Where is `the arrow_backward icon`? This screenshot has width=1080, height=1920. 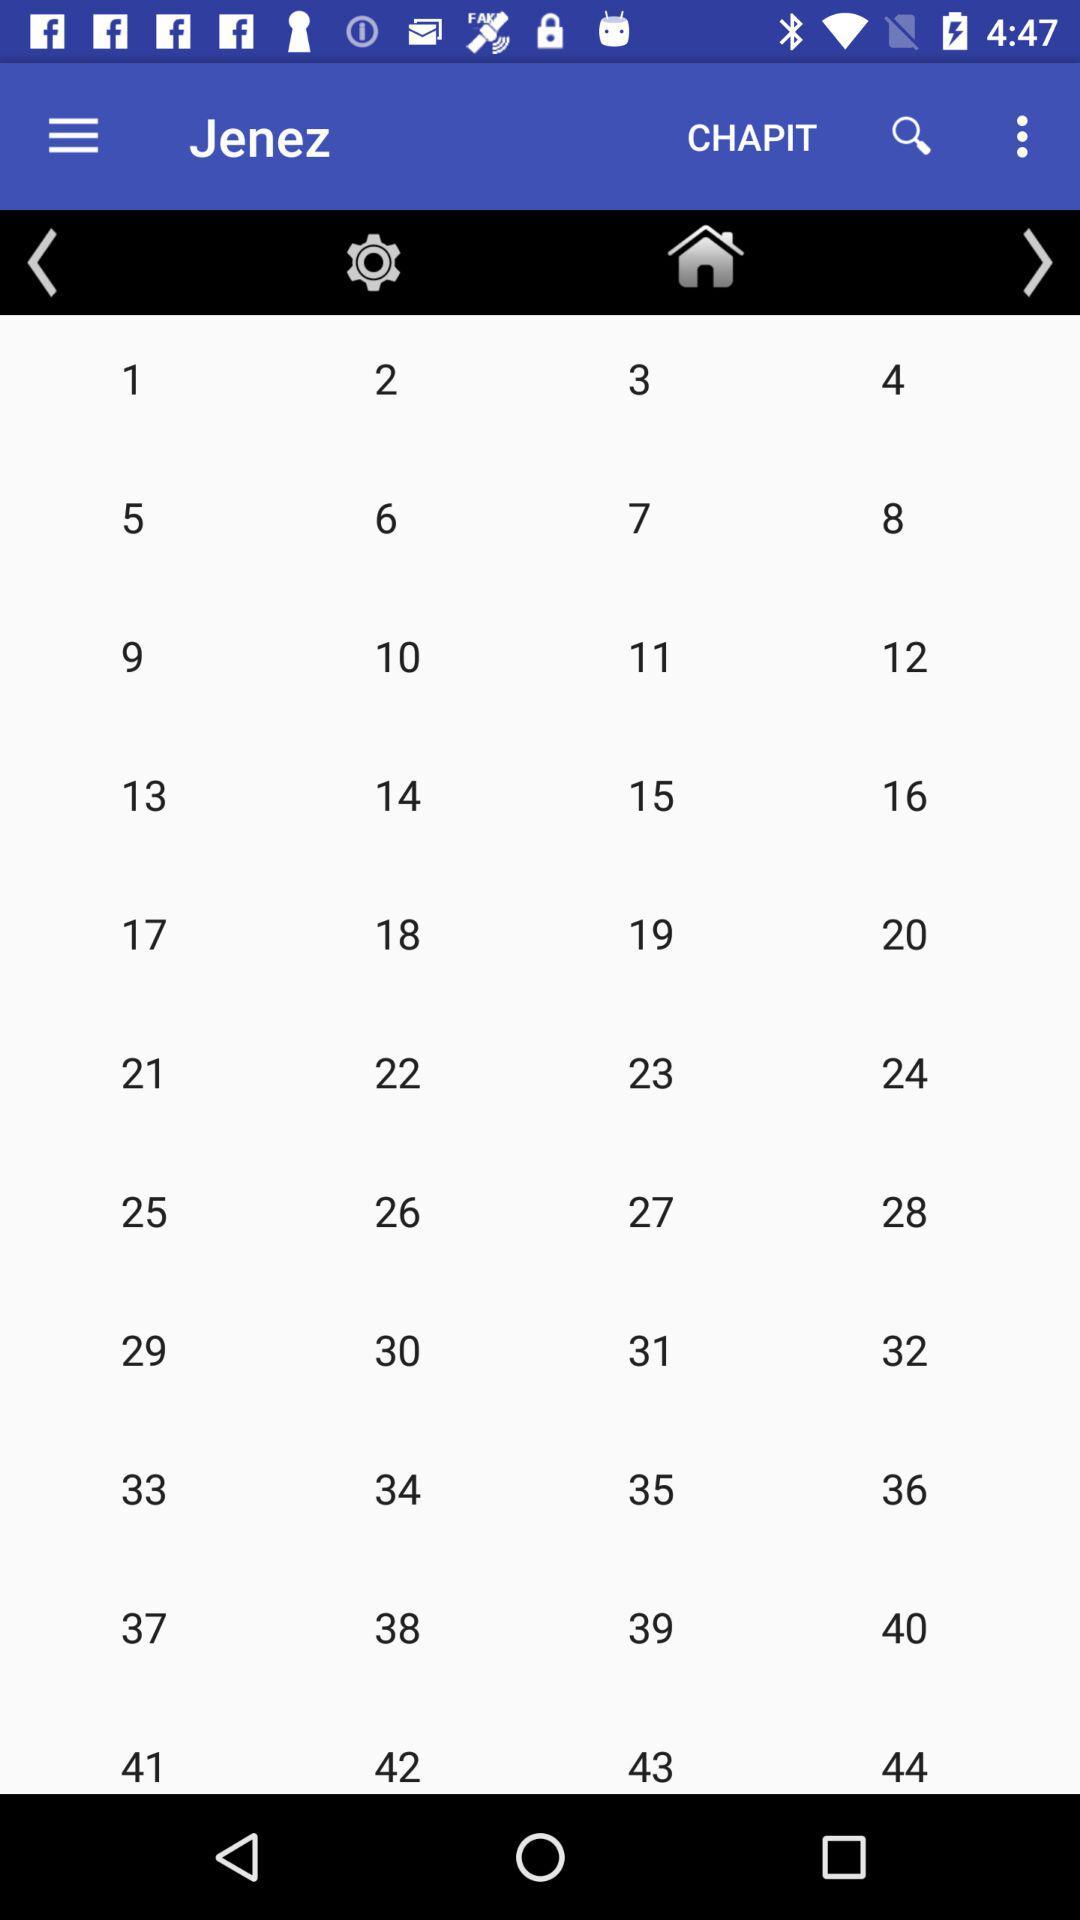
the arrow_backward icon is located at coordinates (42, 261).